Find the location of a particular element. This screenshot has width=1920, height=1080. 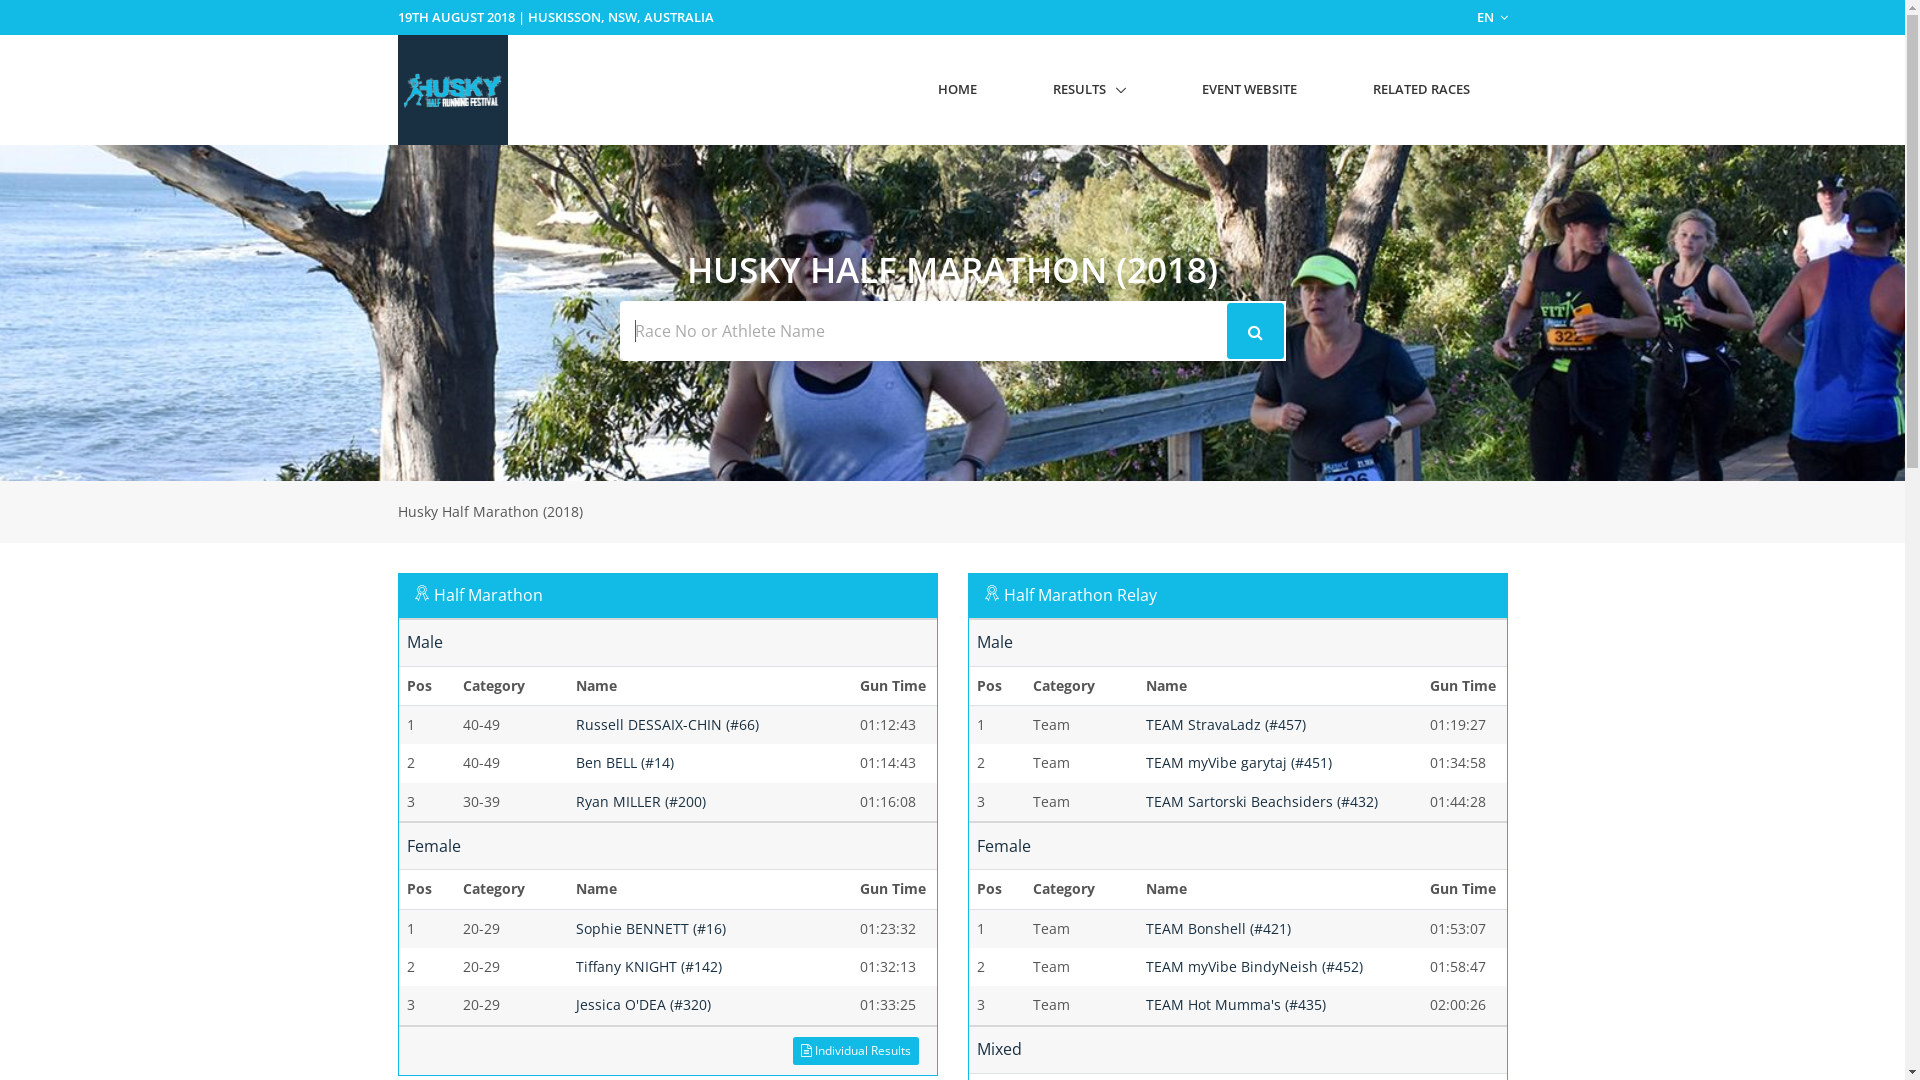

'TEAM Bonshell (#421)' is located at coordinates (1217, 928).